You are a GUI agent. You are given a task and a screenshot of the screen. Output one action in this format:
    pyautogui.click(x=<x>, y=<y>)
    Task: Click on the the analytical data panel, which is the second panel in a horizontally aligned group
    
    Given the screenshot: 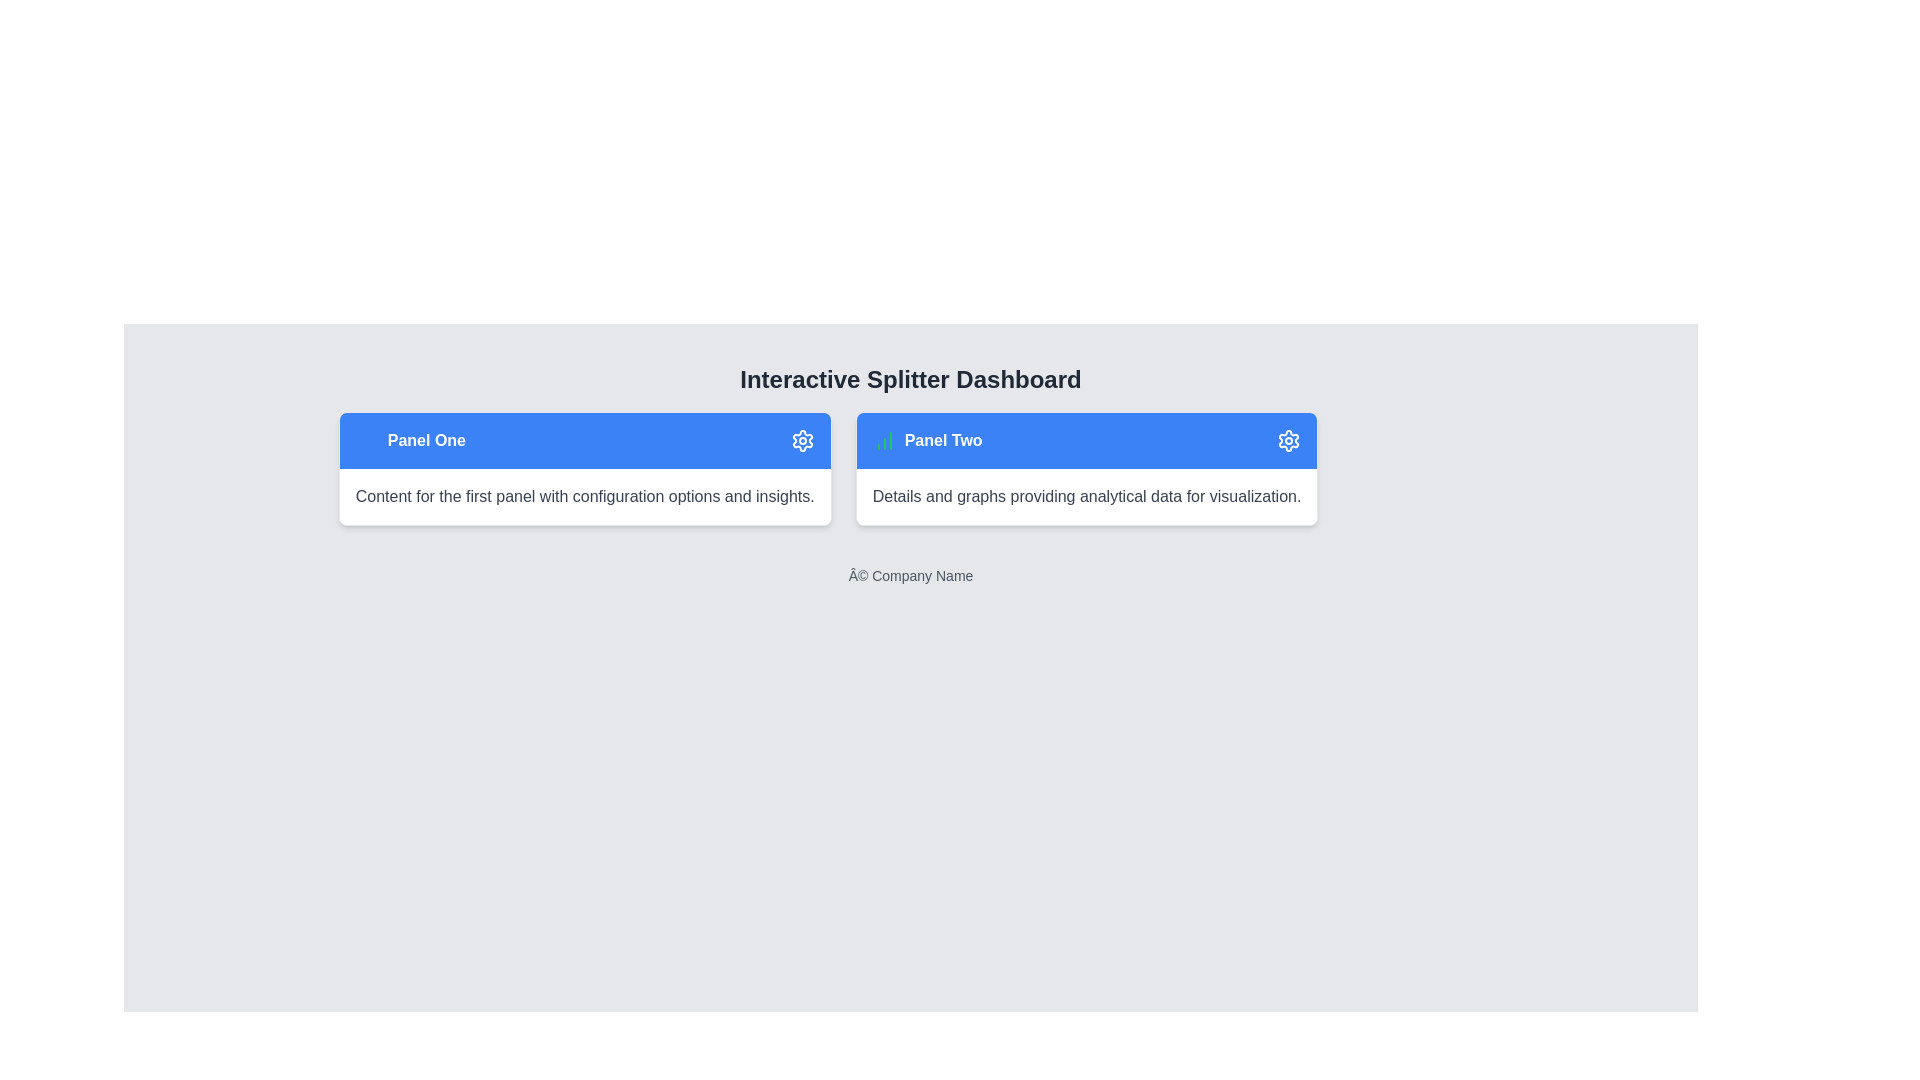 What is the action you would take?
    pyautogui.click(x=1086, y=469)
    